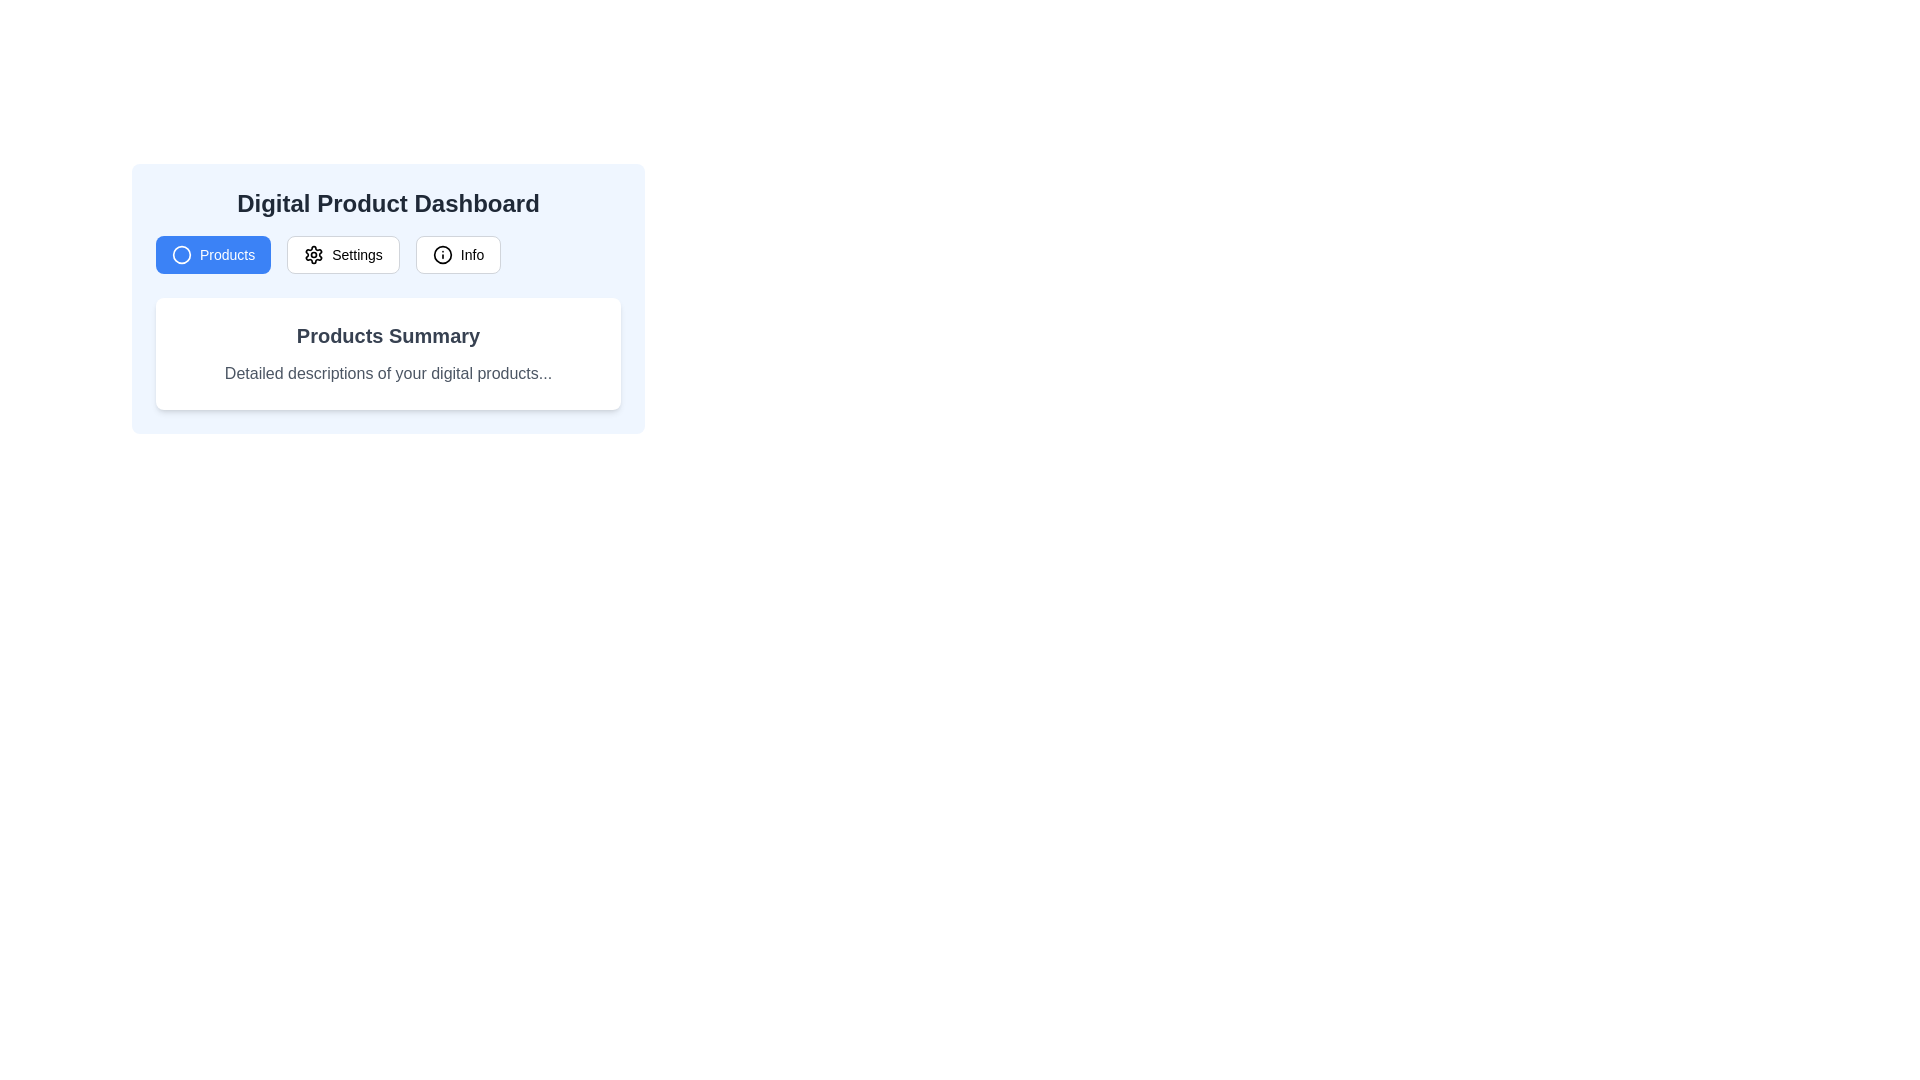  What do you see at coordinates (213, 253) in the screenshot?
I see `the 'Products' button, which is a rectangular button with rounded corners, a blue background, and the text 'Products' in white font` at bounding box center [213, 253].